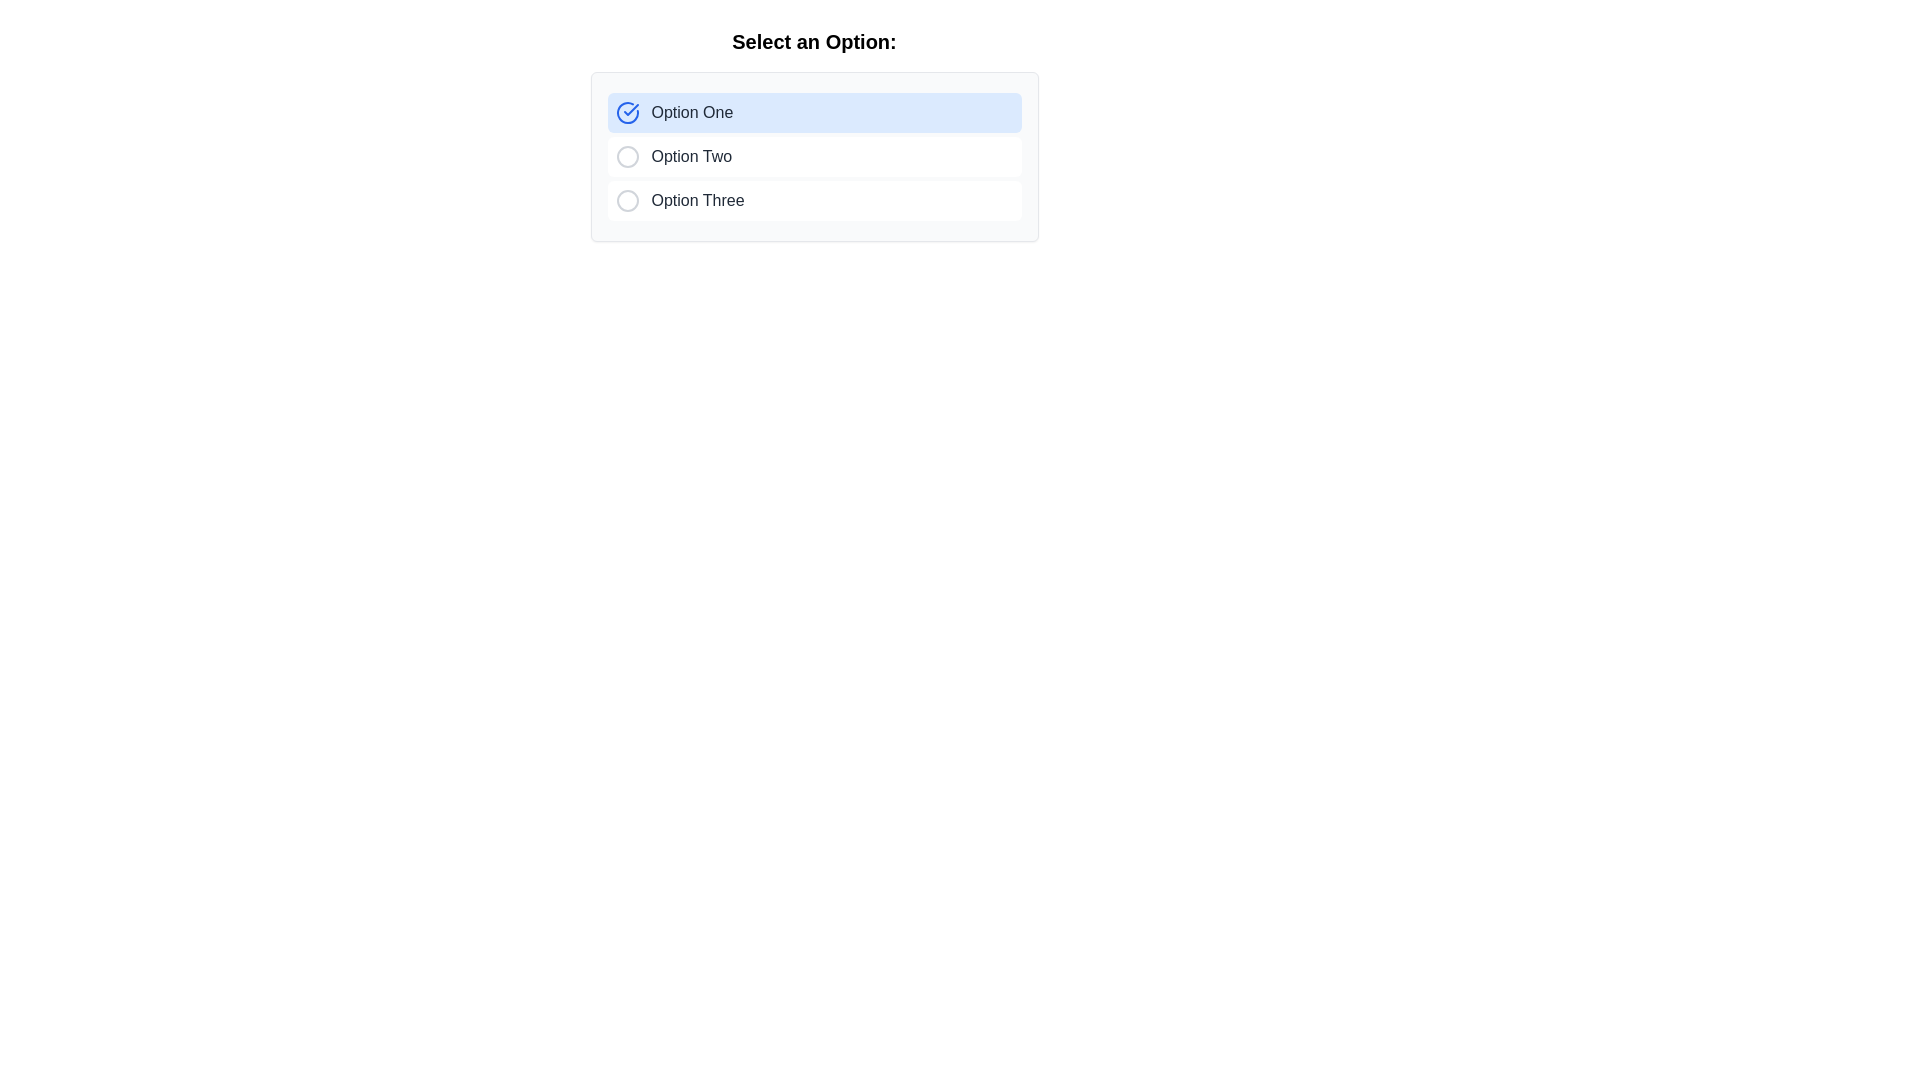 The image size is (1920, 1080). I want to click on the status of the active state indicator for 'Option One', located in the top-right quadrant, leftmost of the list item labeled 'Option One', so click(626, 112).